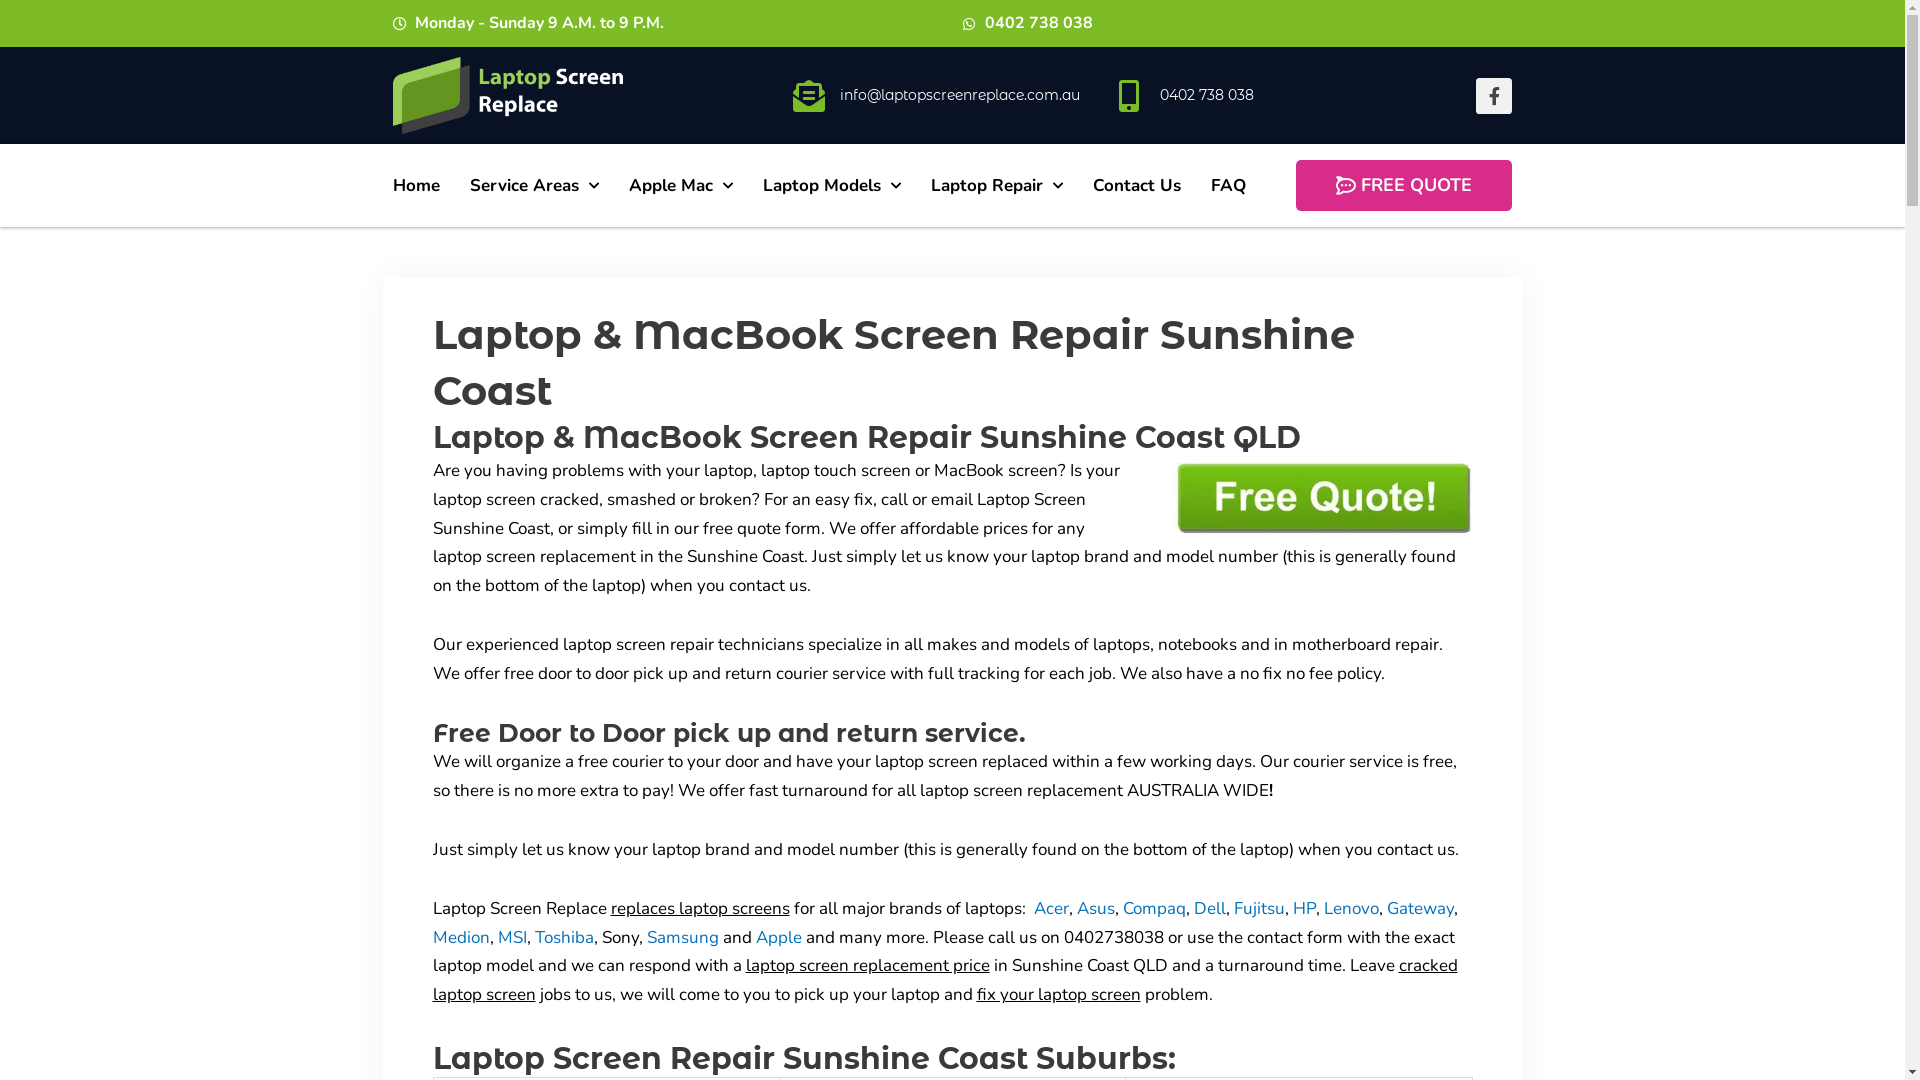 The width and height of the screenshot is (1920, 1080). I want to click on 'Fujitsu', so click(1258, 908).